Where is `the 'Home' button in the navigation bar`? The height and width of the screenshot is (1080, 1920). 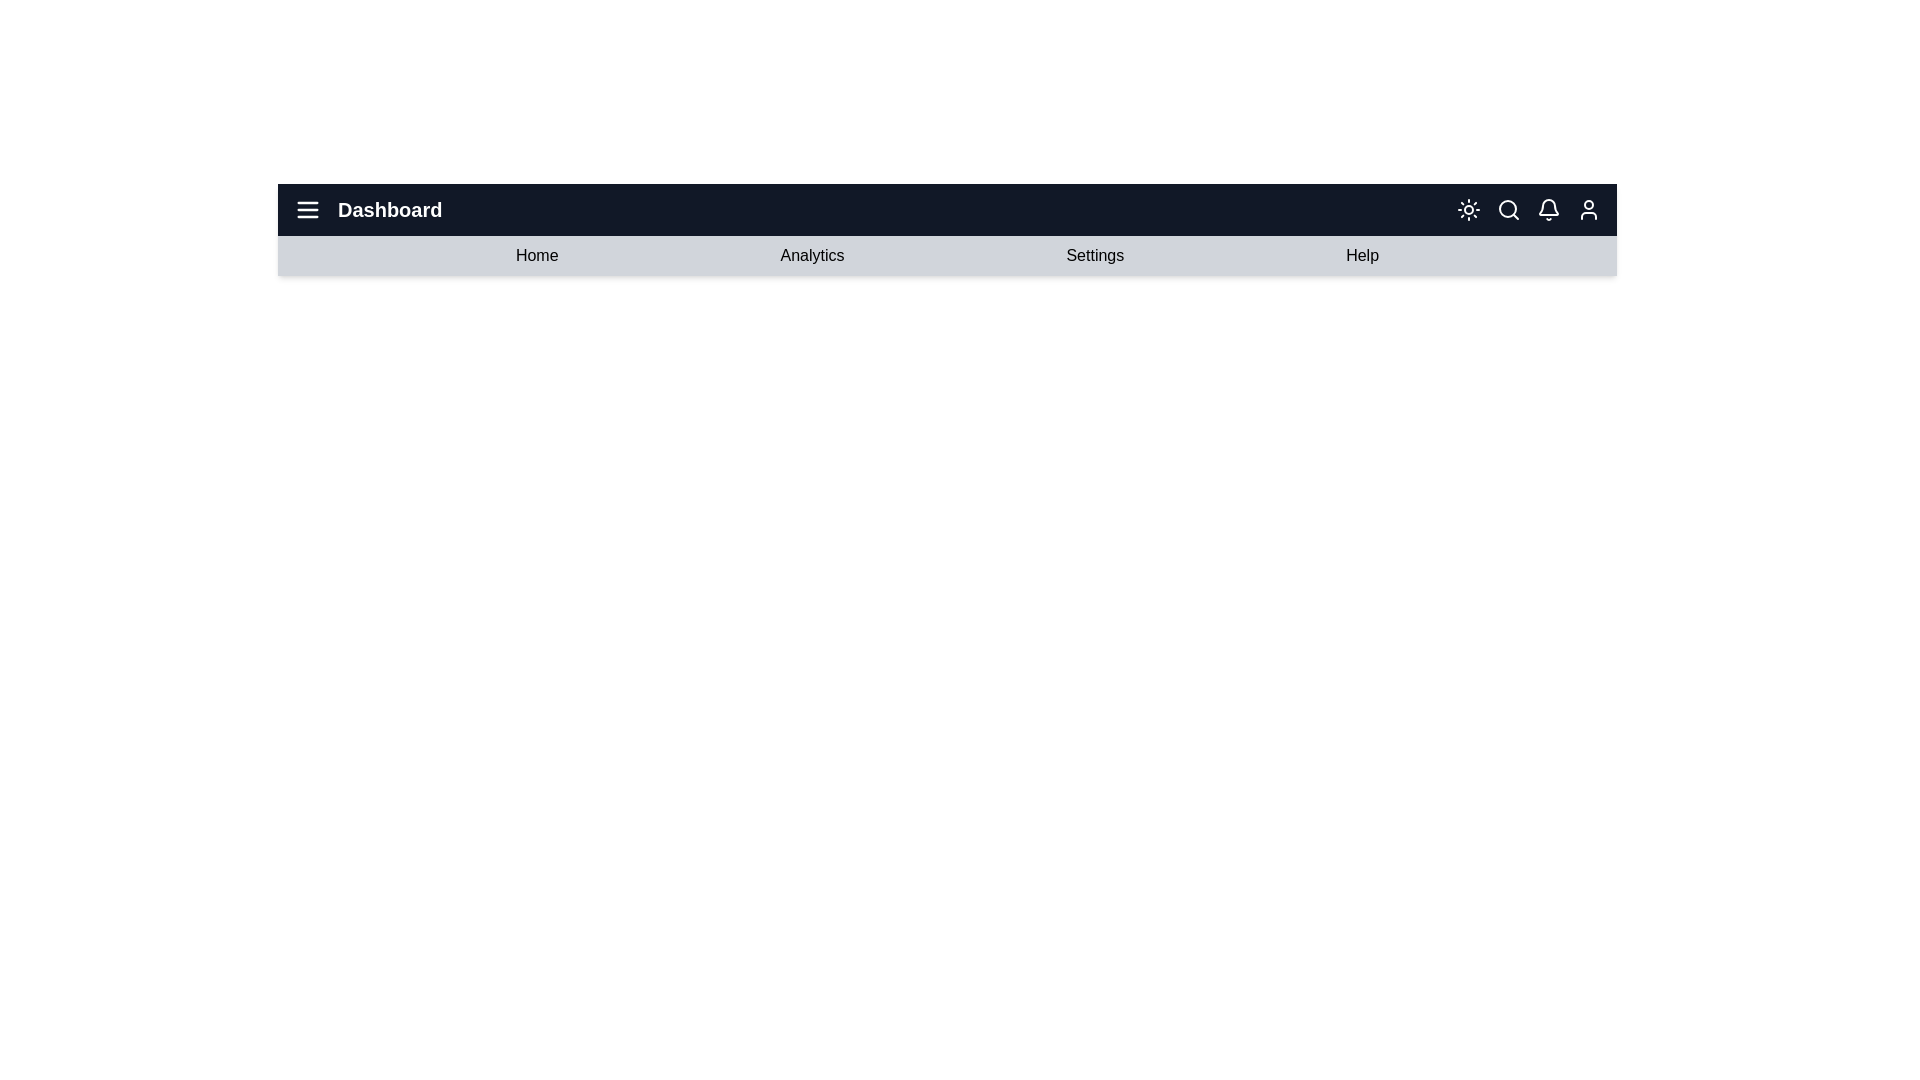
the 'Home' button in the navigation bar is located at coordinates (537, 254).